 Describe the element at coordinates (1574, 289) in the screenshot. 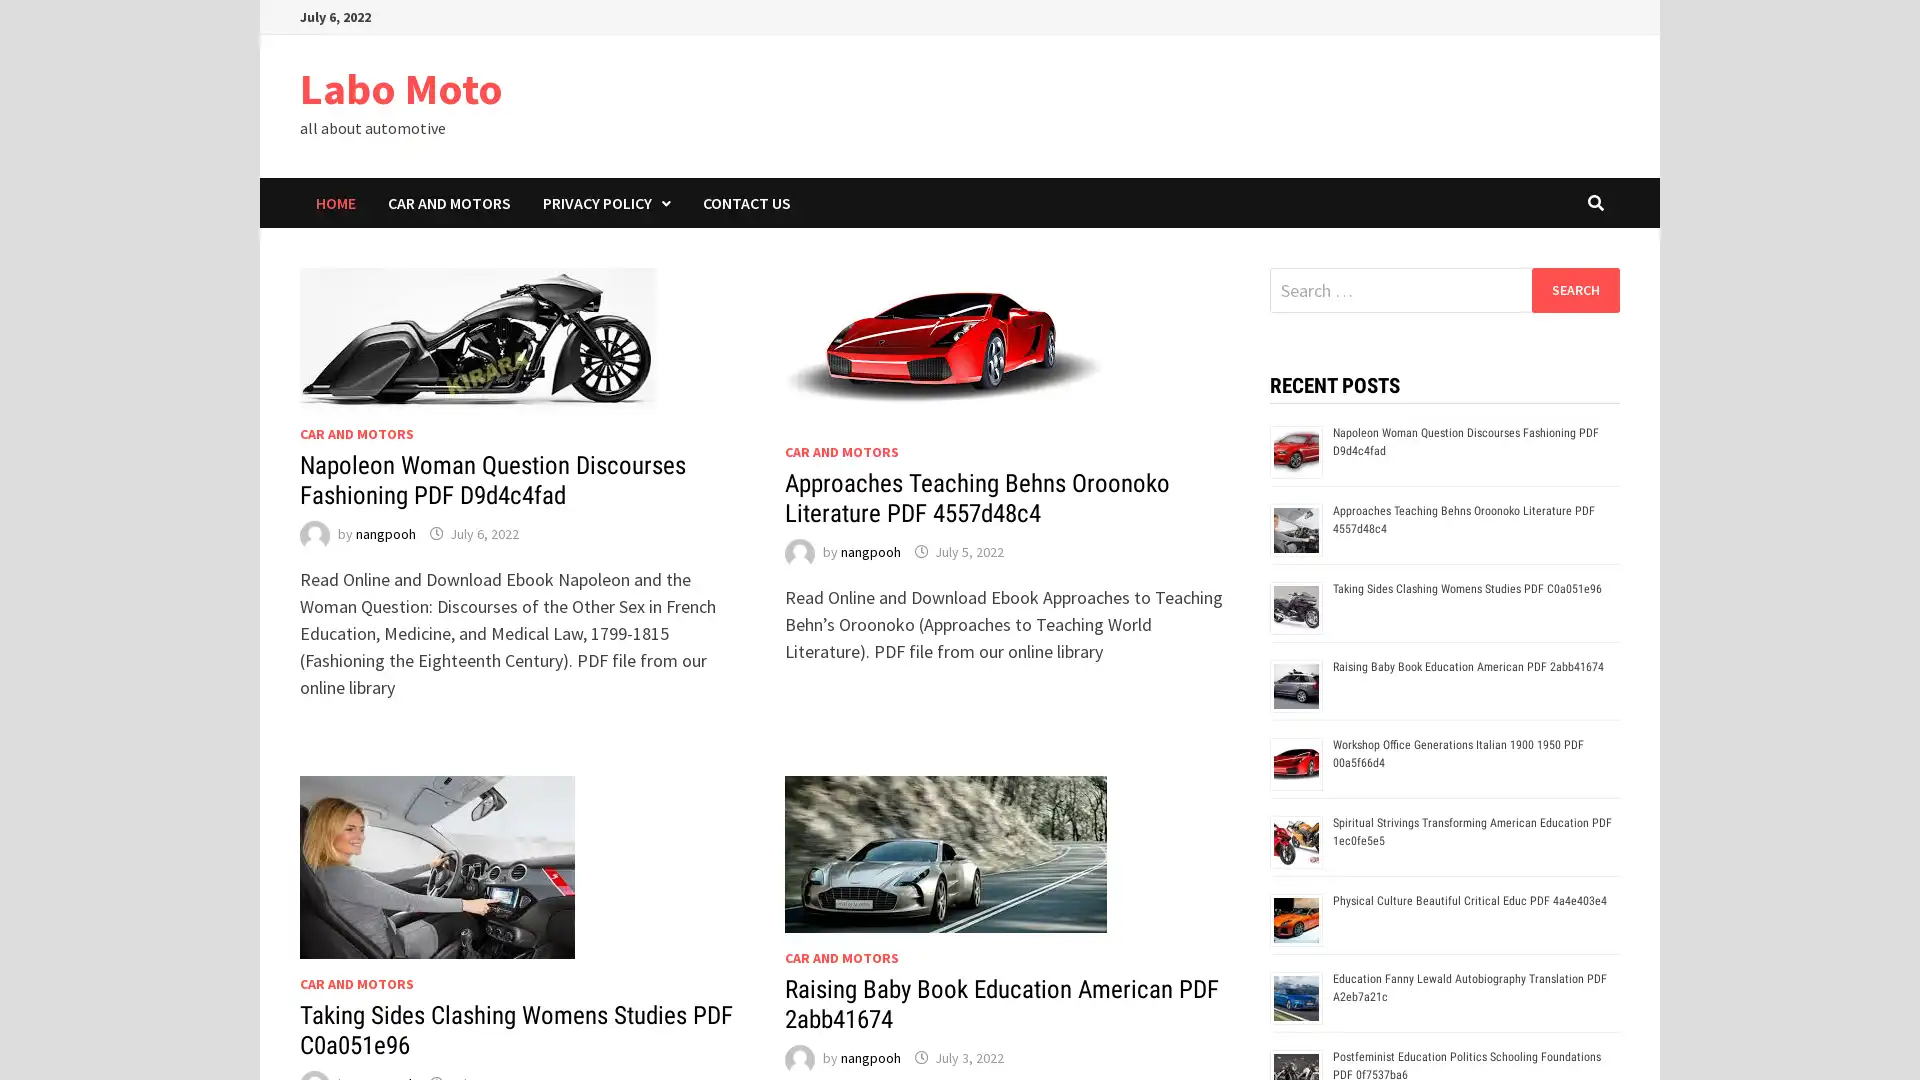

I see `Search` at that location.